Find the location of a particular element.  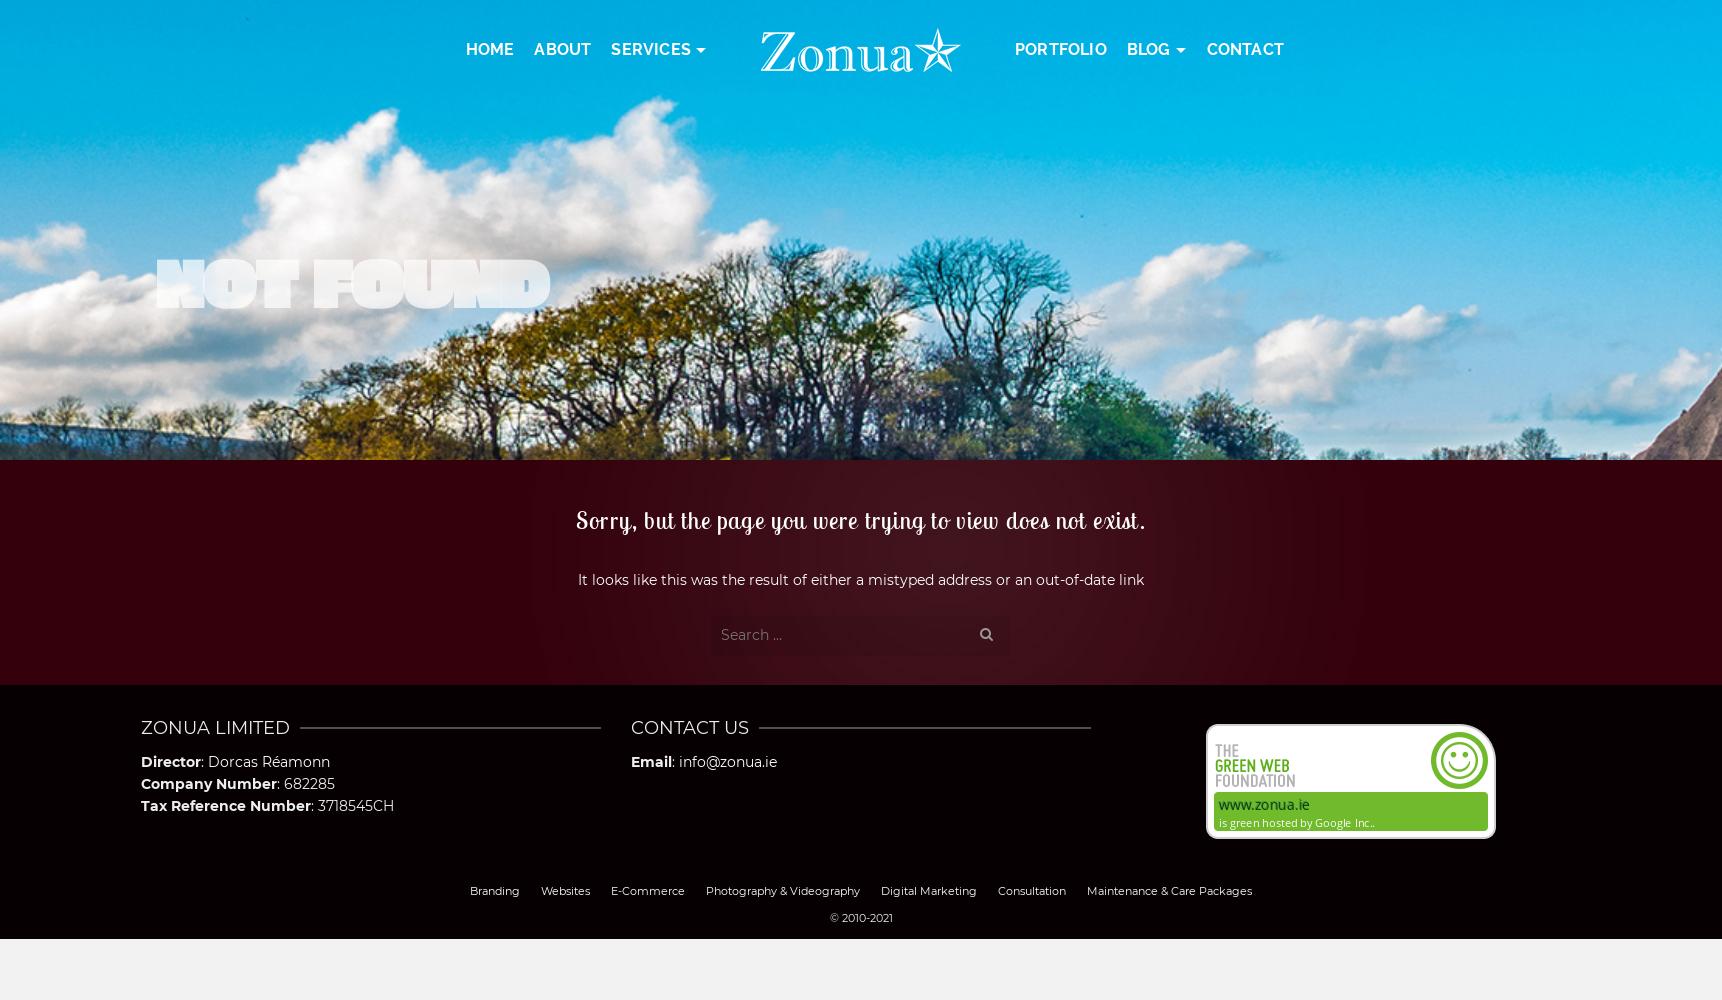

'Digital Marketing' is located at coordinates (928, 890).